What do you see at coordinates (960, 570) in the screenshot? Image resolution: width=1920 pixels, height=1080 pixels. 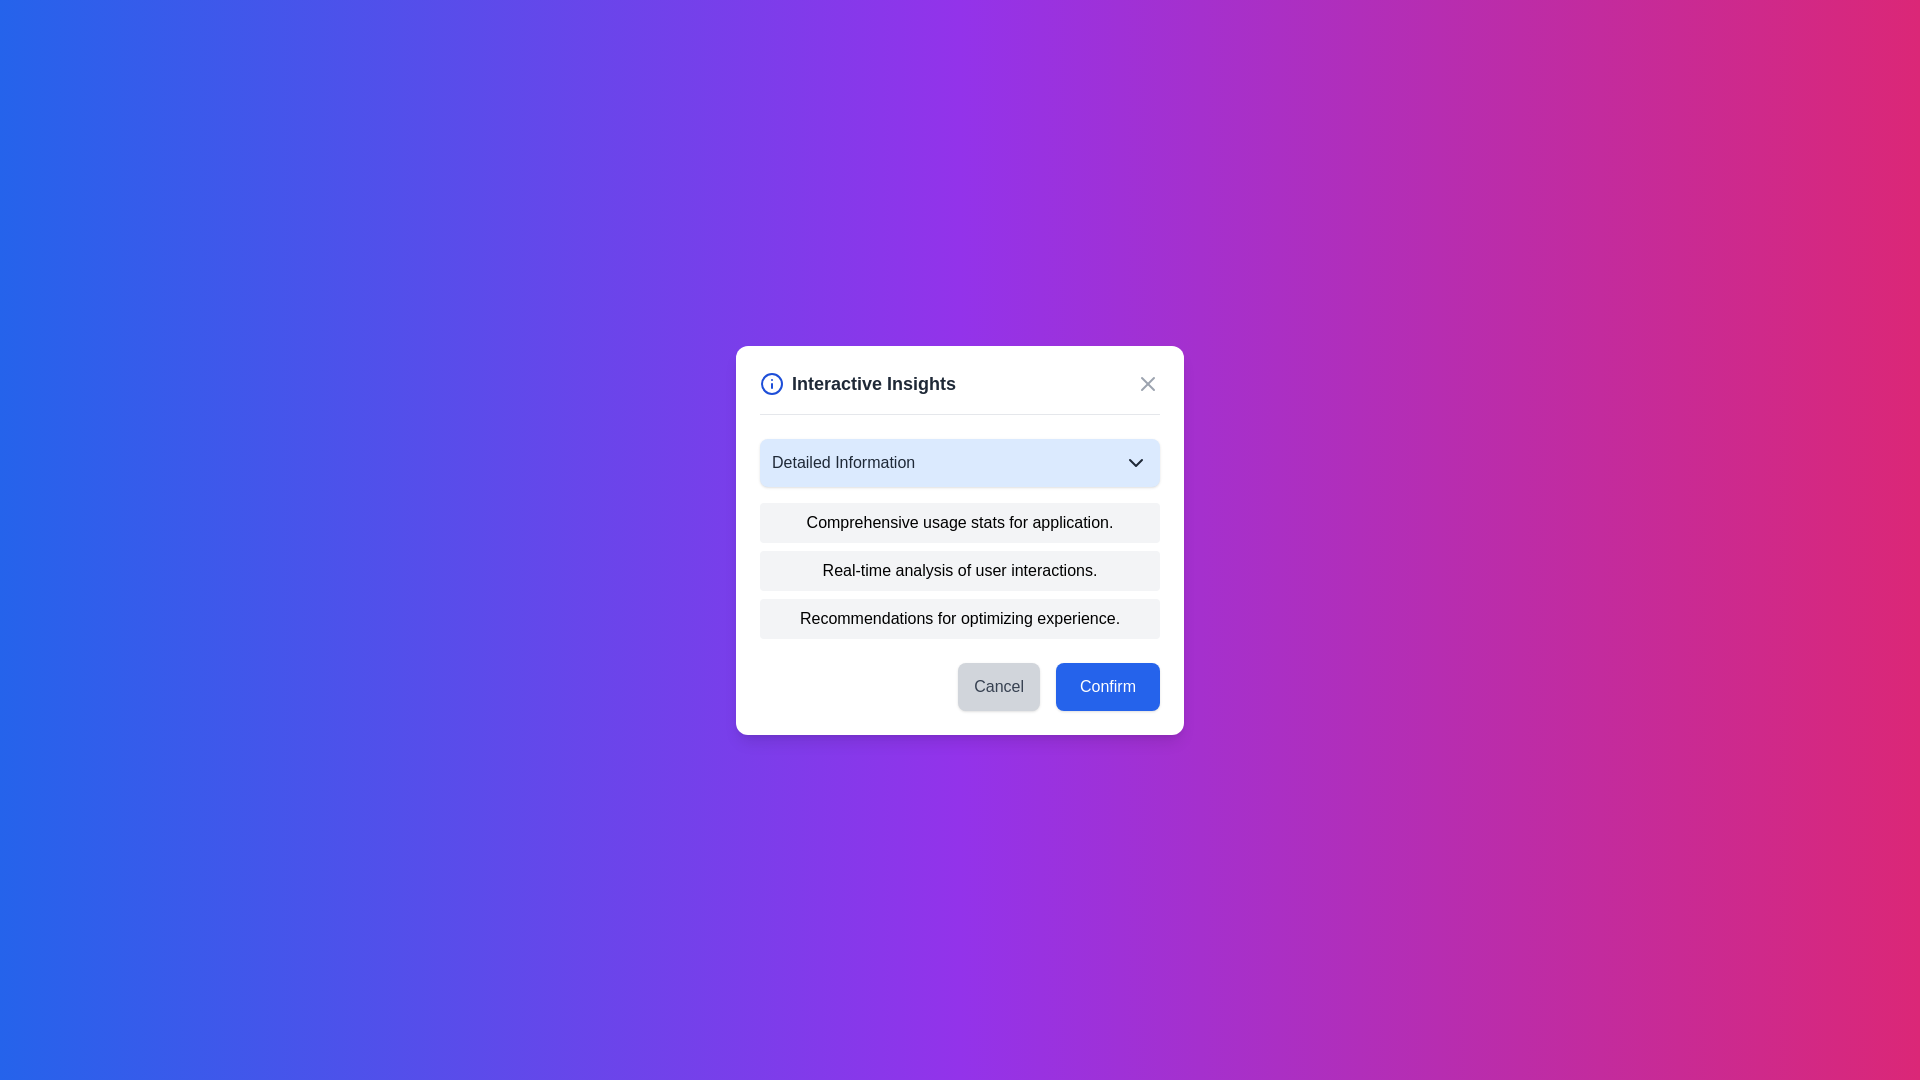 I see `the static text label that provides textual information, located between 'Comprehensive usage stats for application.' and 'Recommendations for optimizing experience.'` at bounding box center [960, 570].